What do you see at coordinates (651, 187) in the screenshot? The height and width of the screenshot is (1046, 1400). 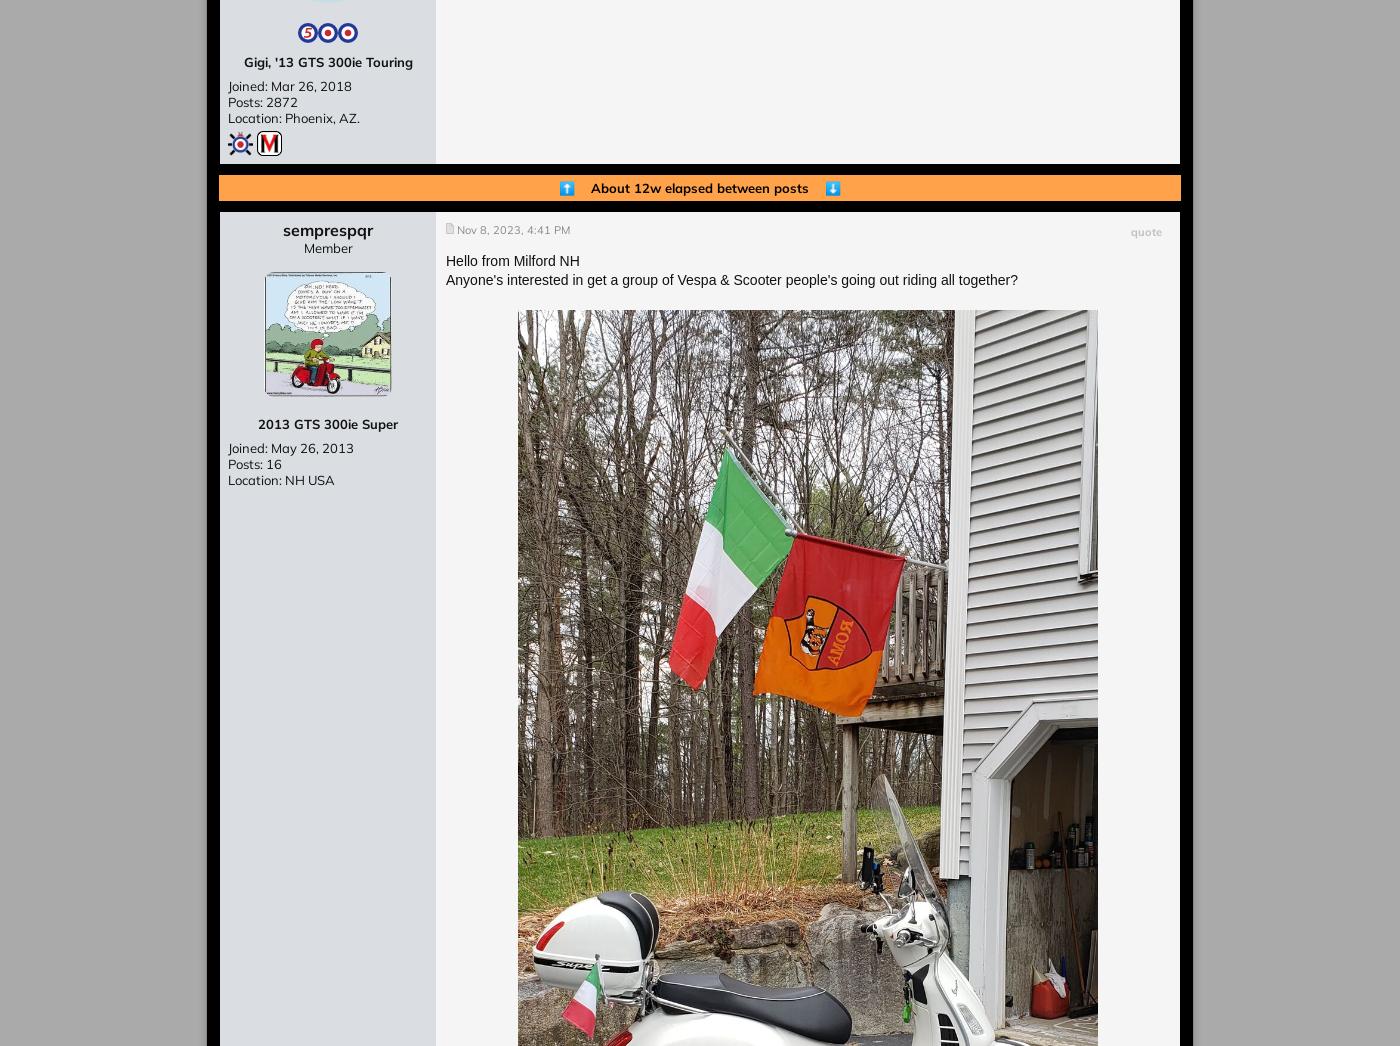 I see `'About 12w elapsed'` at bounding box center [651, 187].